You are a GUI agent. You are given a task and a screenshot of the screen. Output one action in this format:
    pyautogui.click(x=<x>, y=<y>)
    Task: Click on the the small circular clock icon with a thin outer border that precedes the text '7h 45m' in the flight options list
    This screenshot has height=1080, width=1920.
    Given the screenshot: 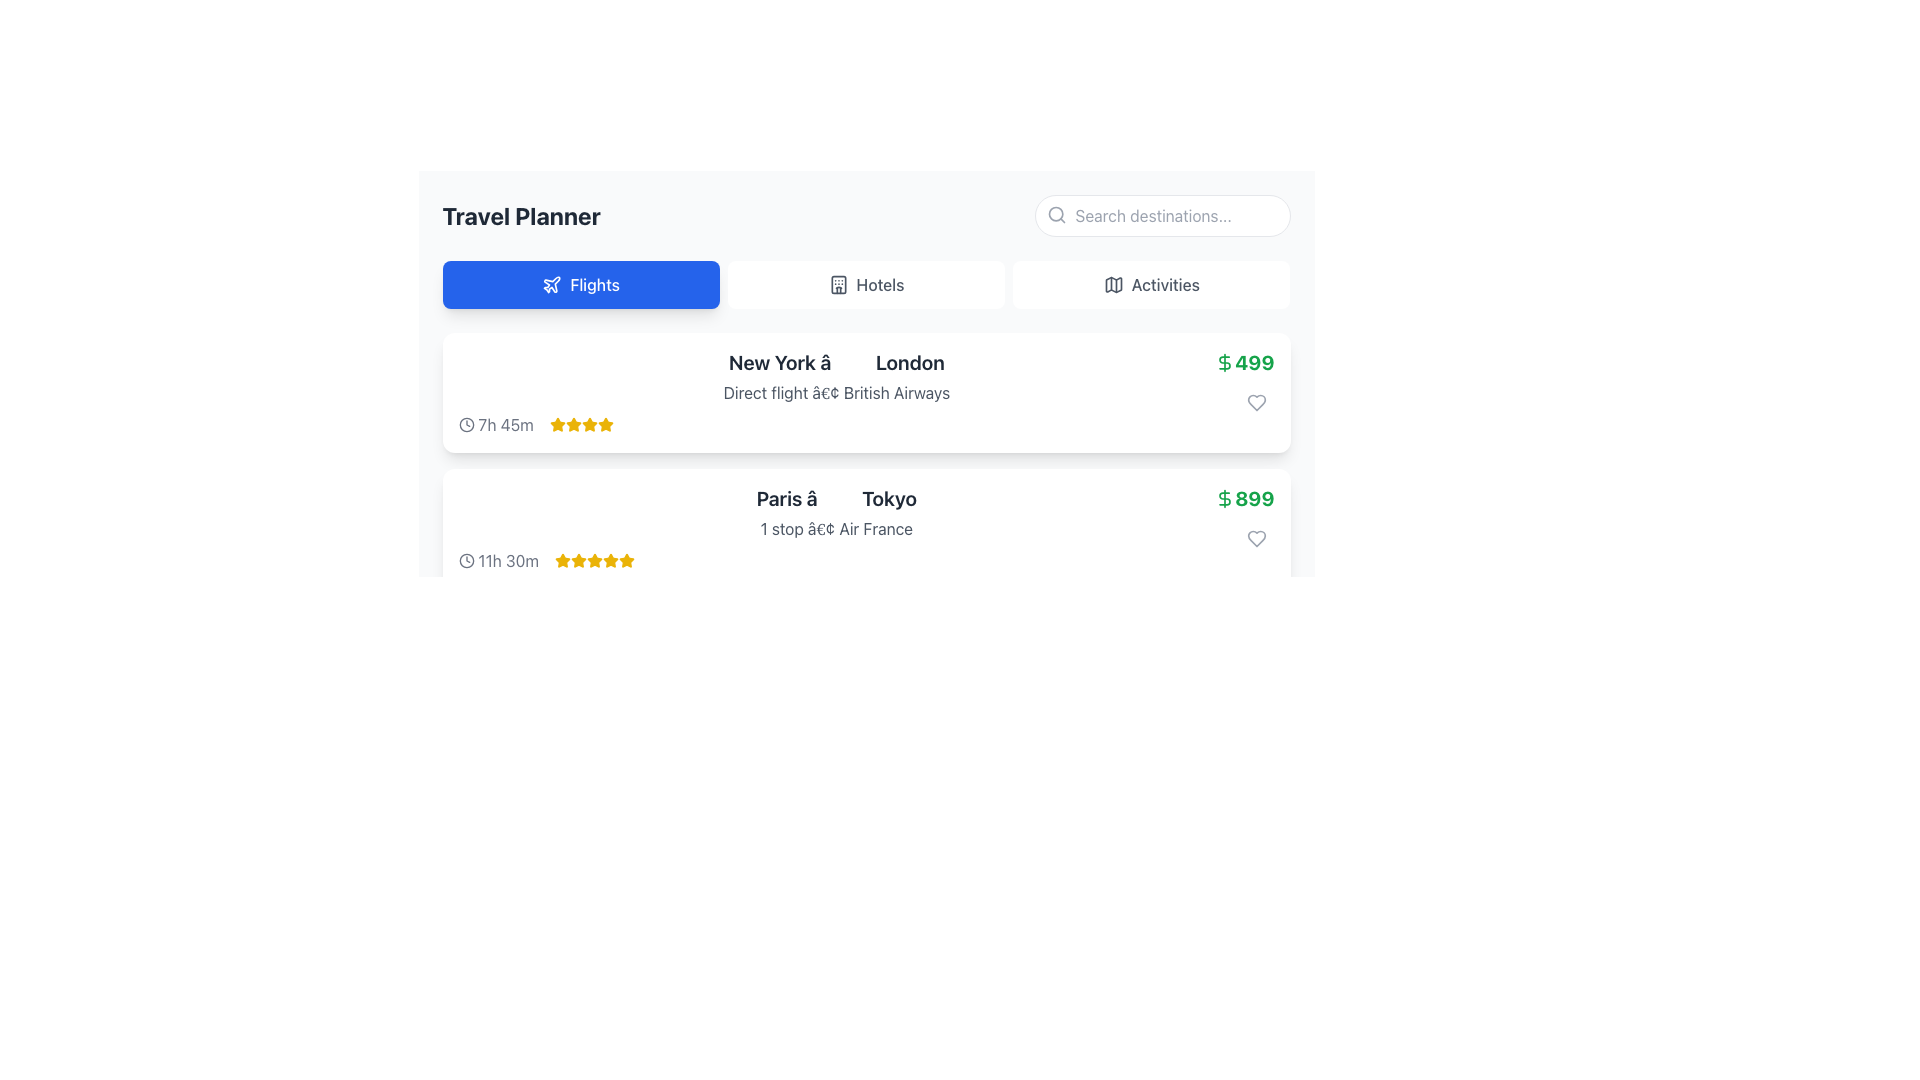 What is the action you would take?
    pyautogui.click(x=465, y=423)
    